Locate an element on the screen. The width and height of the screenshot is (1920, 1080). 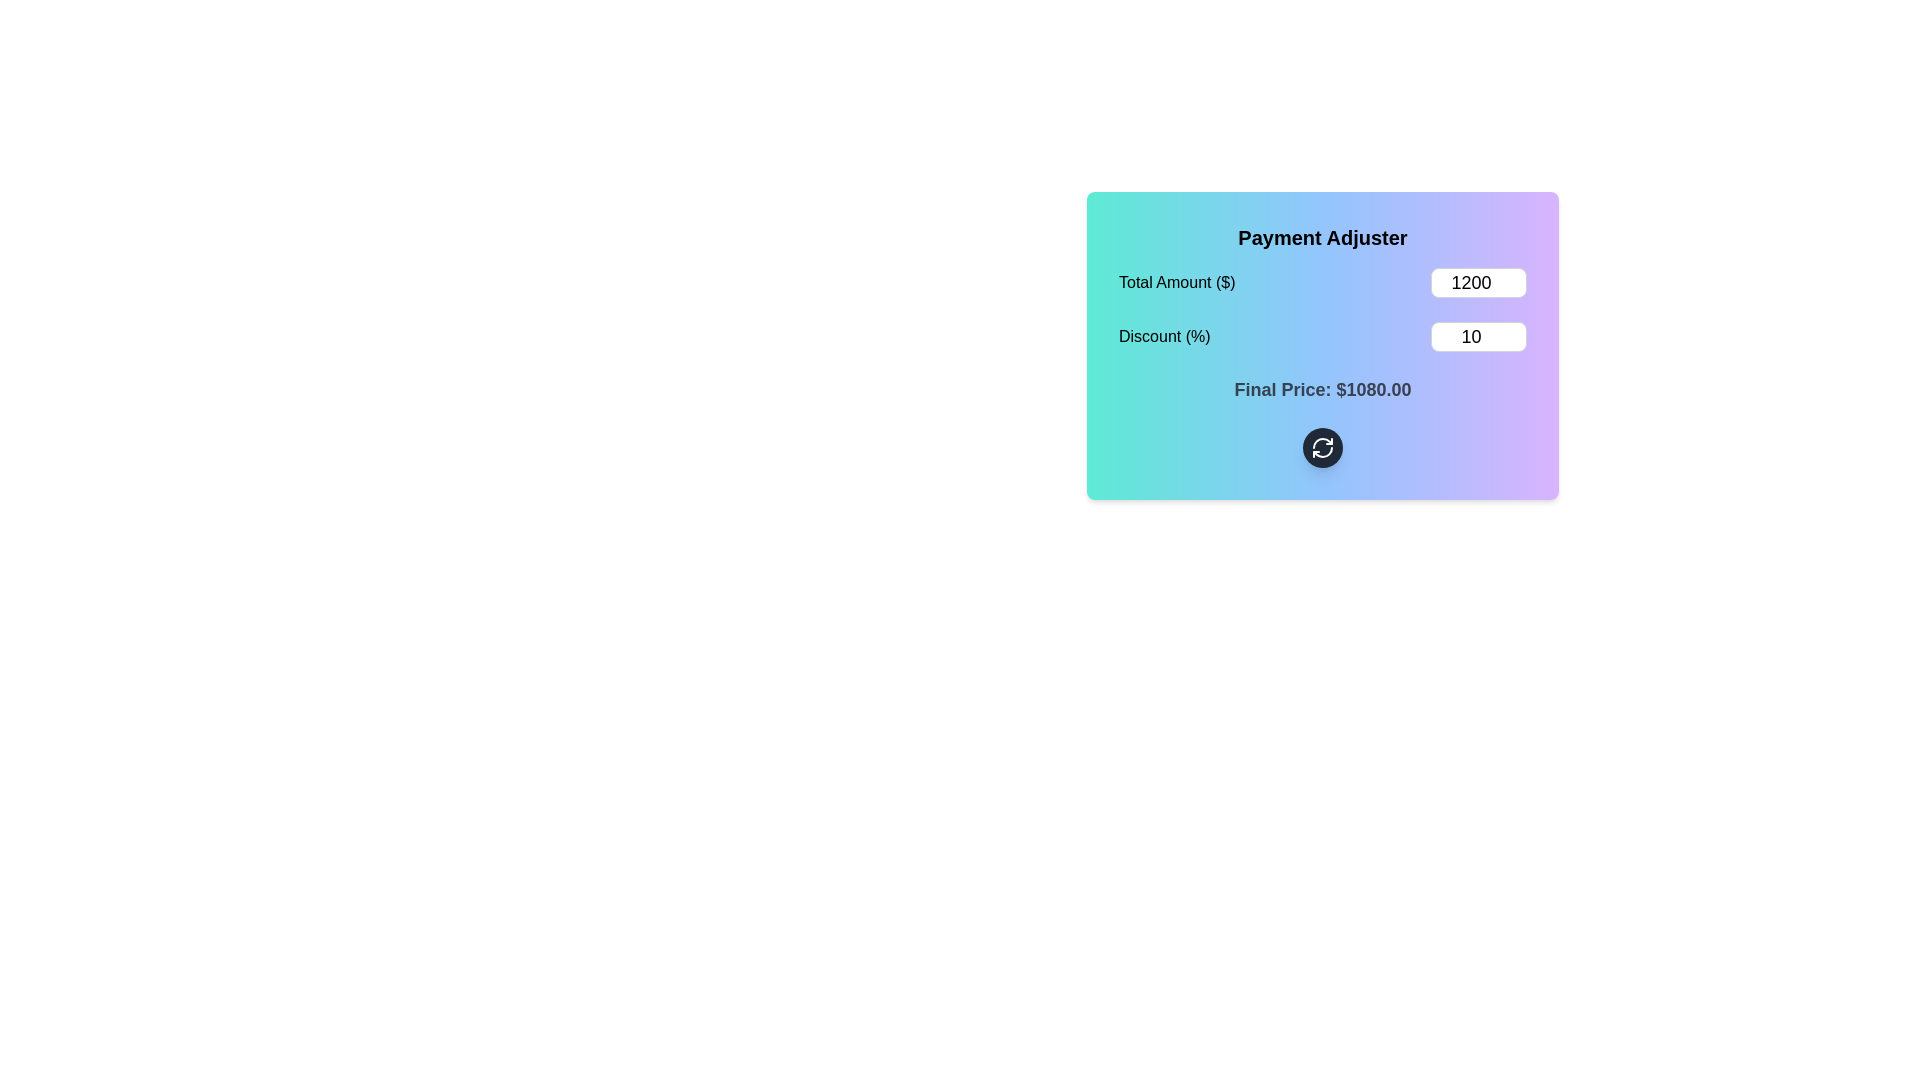
the arrow keys is located at coordinates (1478, 335).